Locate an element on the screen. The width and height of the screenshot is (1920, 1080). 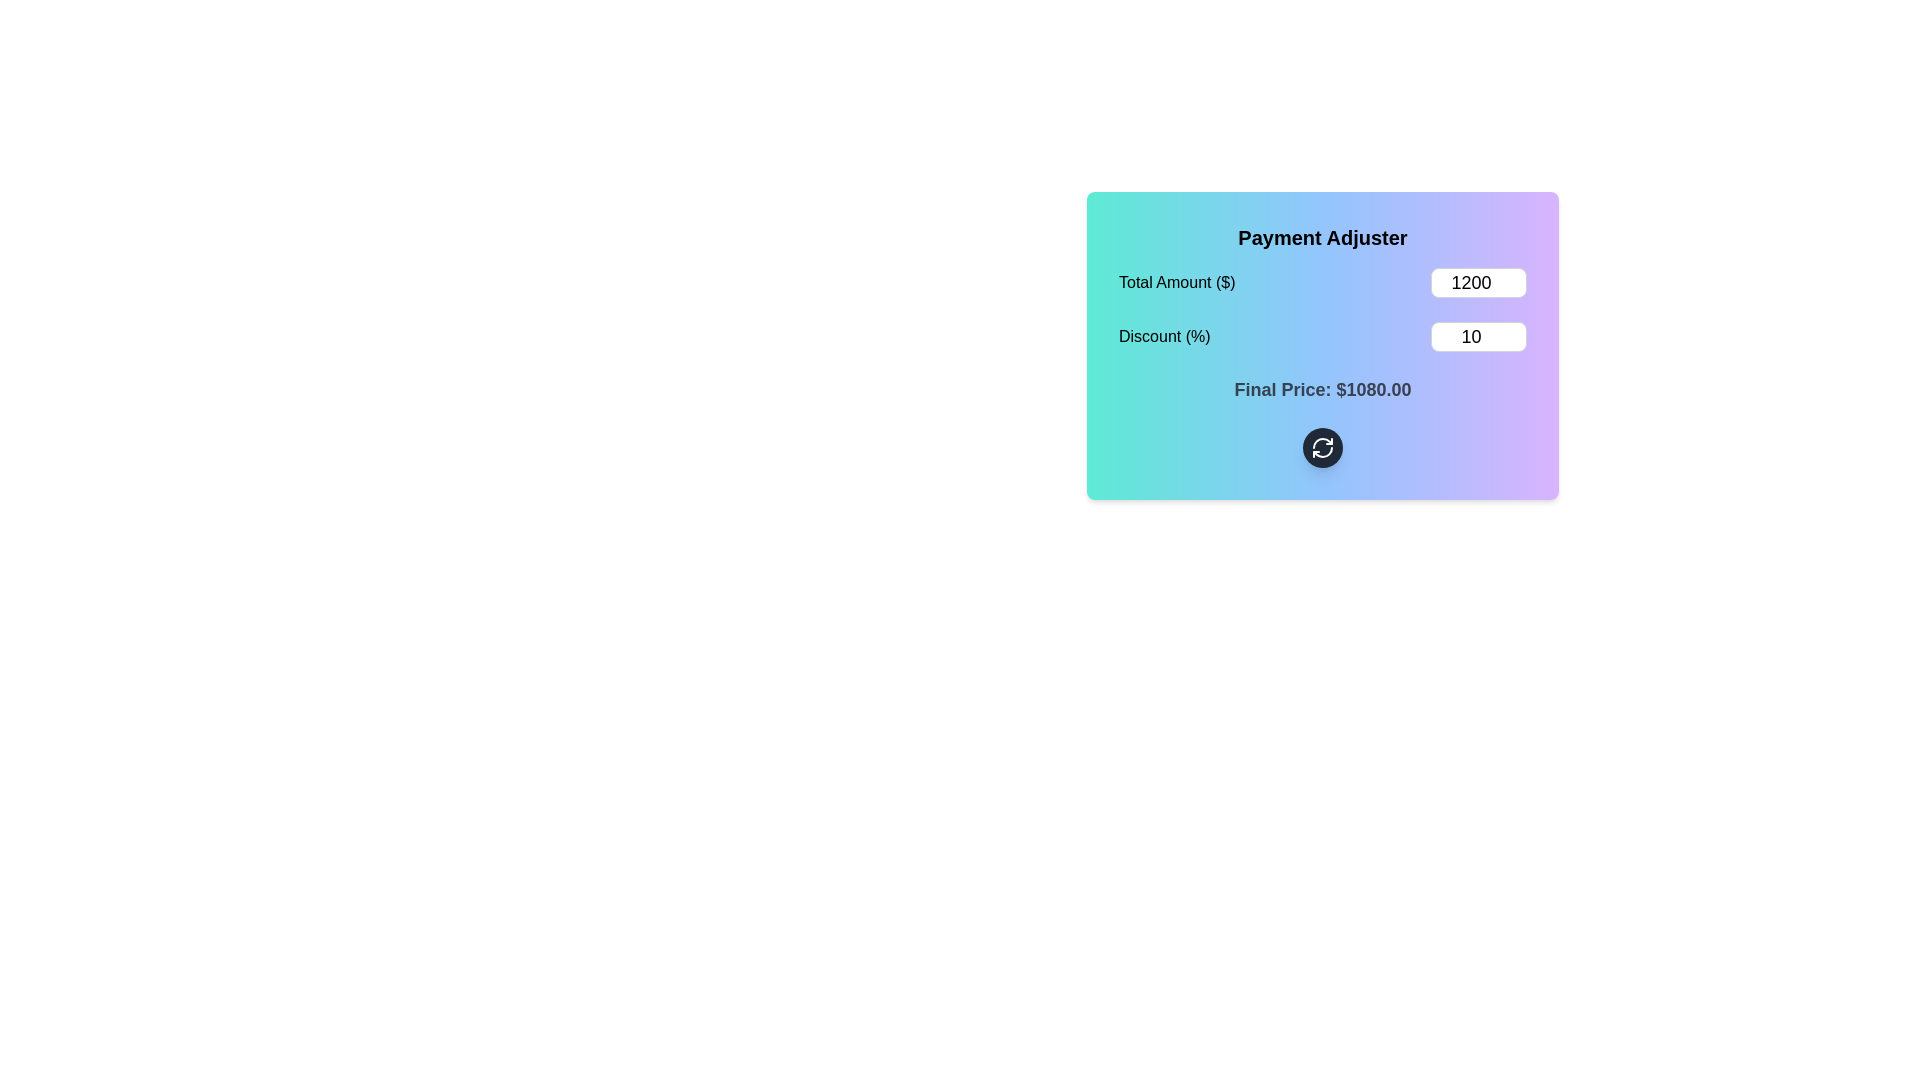
the arrow keys is located at coordinates (1478, 335).